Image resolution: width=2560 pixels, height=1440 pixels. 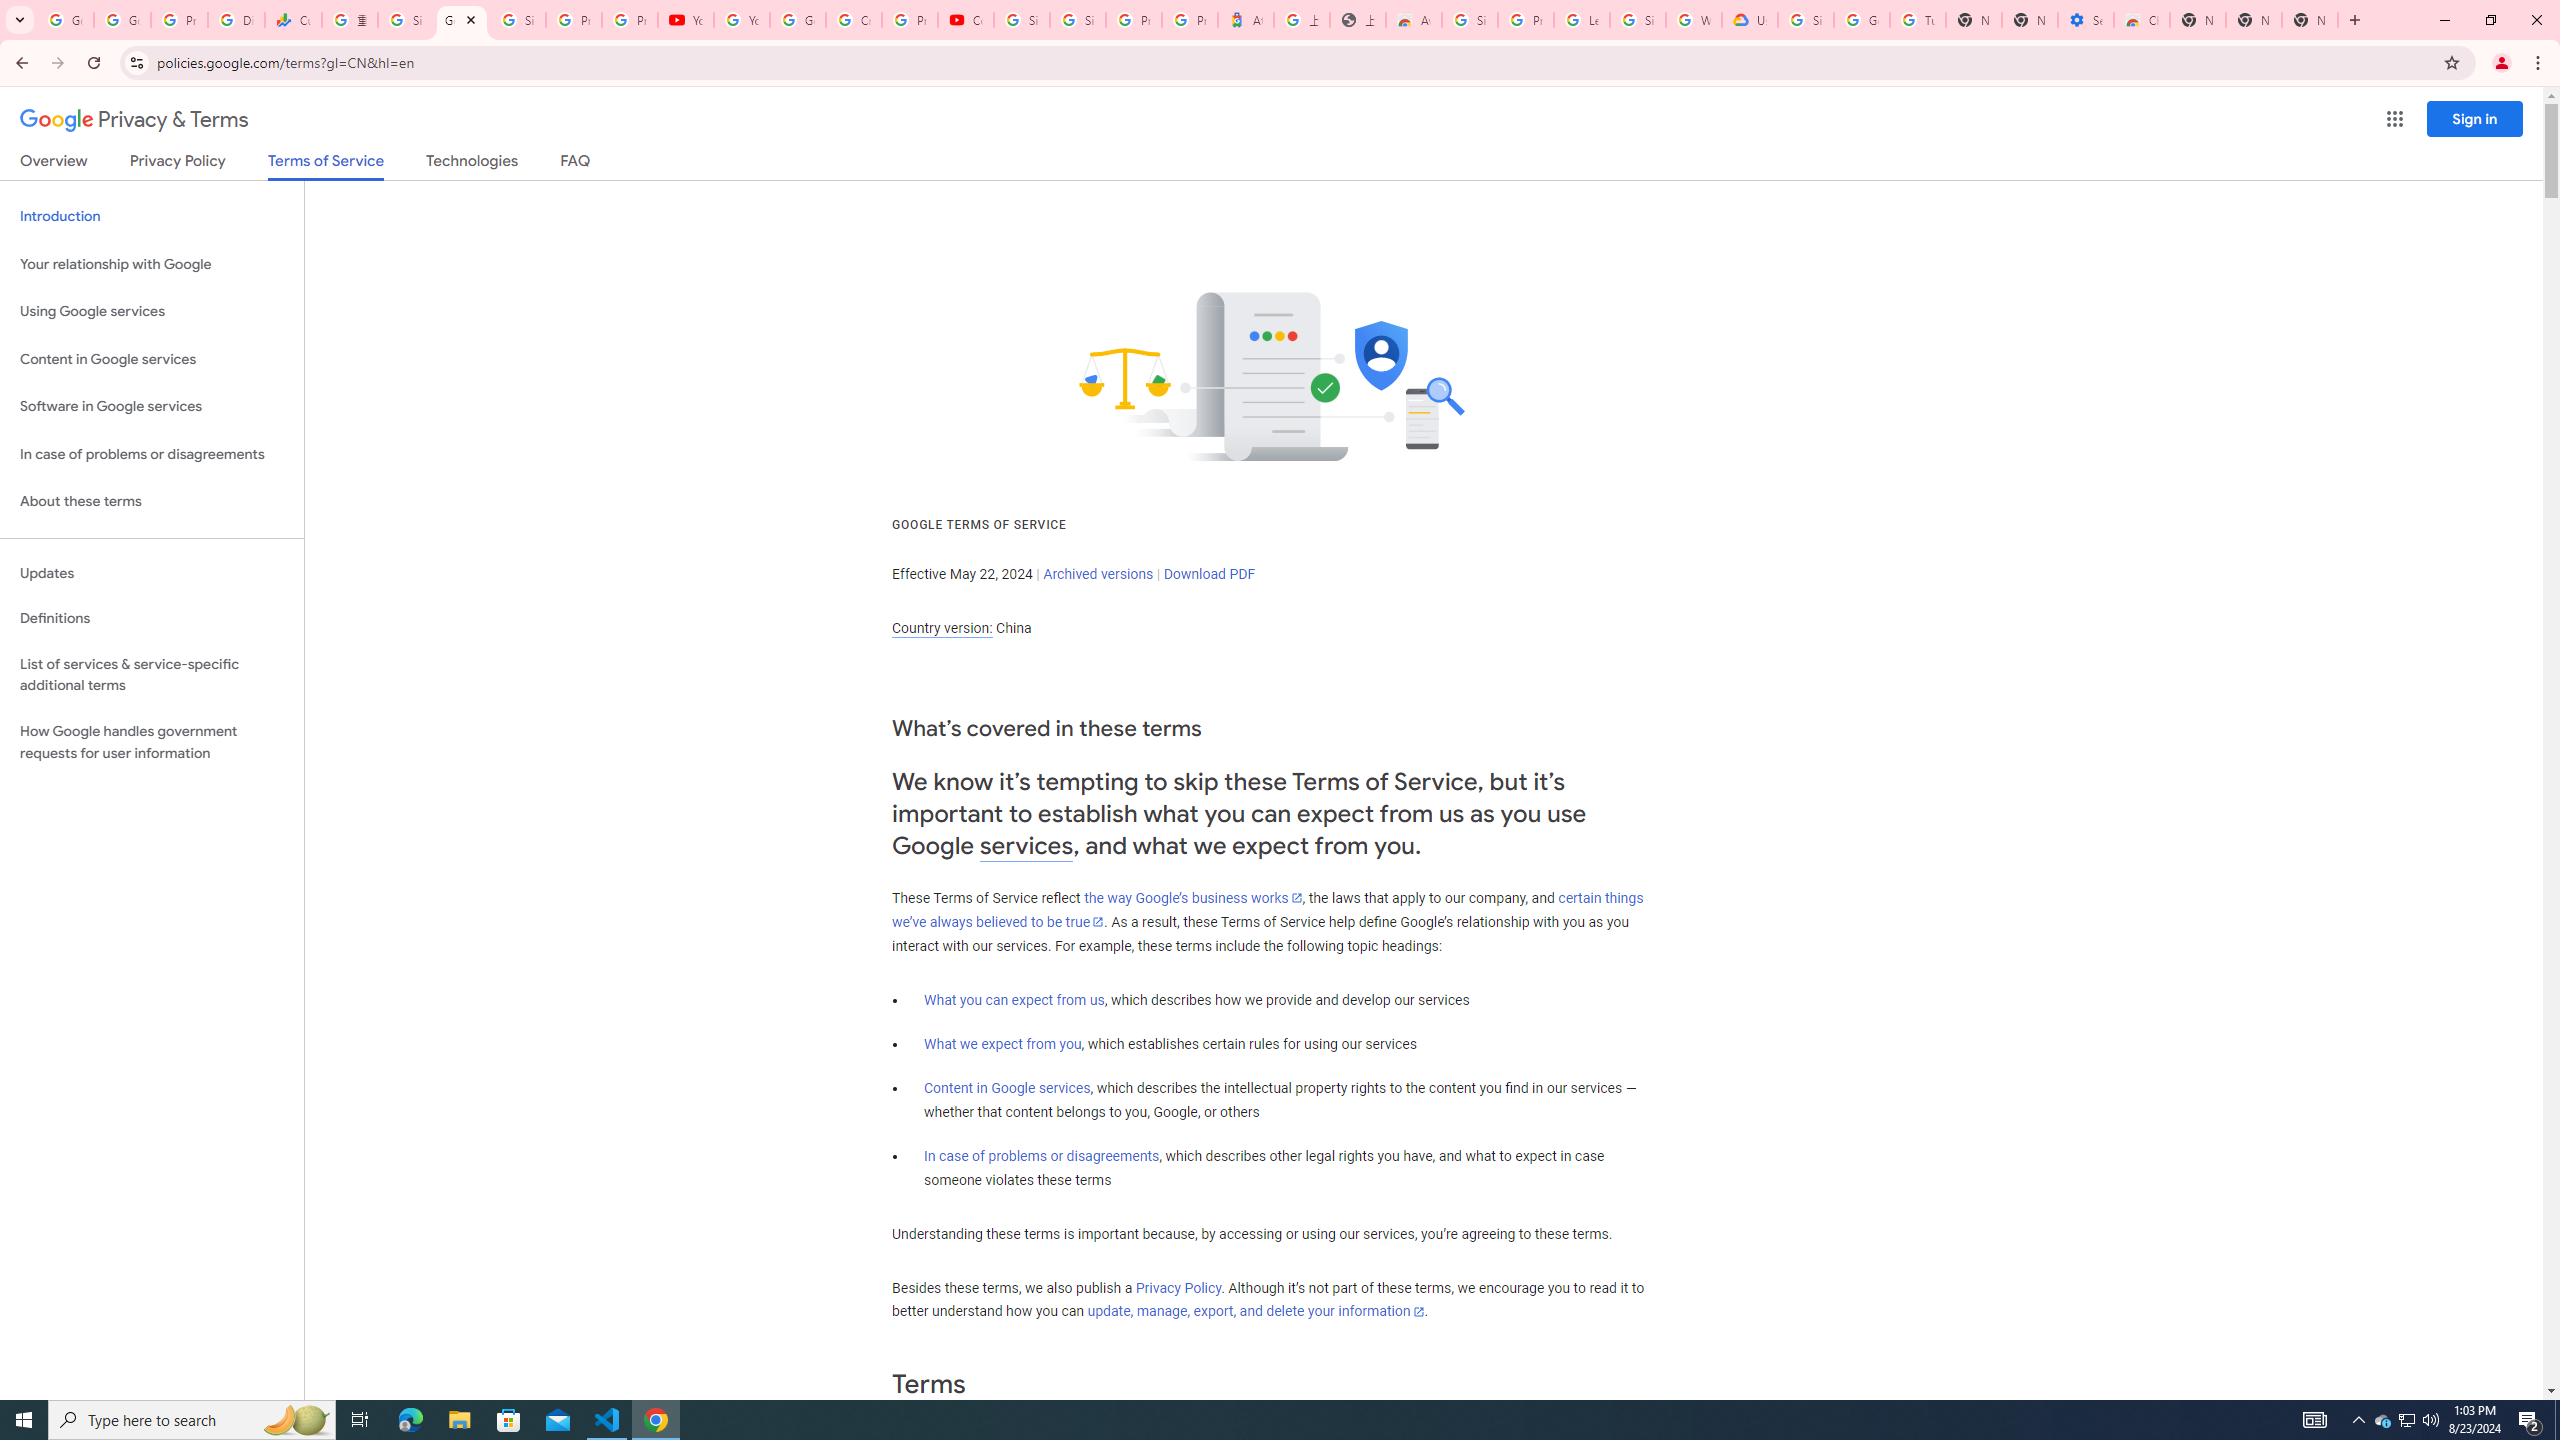 What do you see at coordinates (575, 164) in the screenshot?
I see `'FAQ'` at bounding box center [575, 164].